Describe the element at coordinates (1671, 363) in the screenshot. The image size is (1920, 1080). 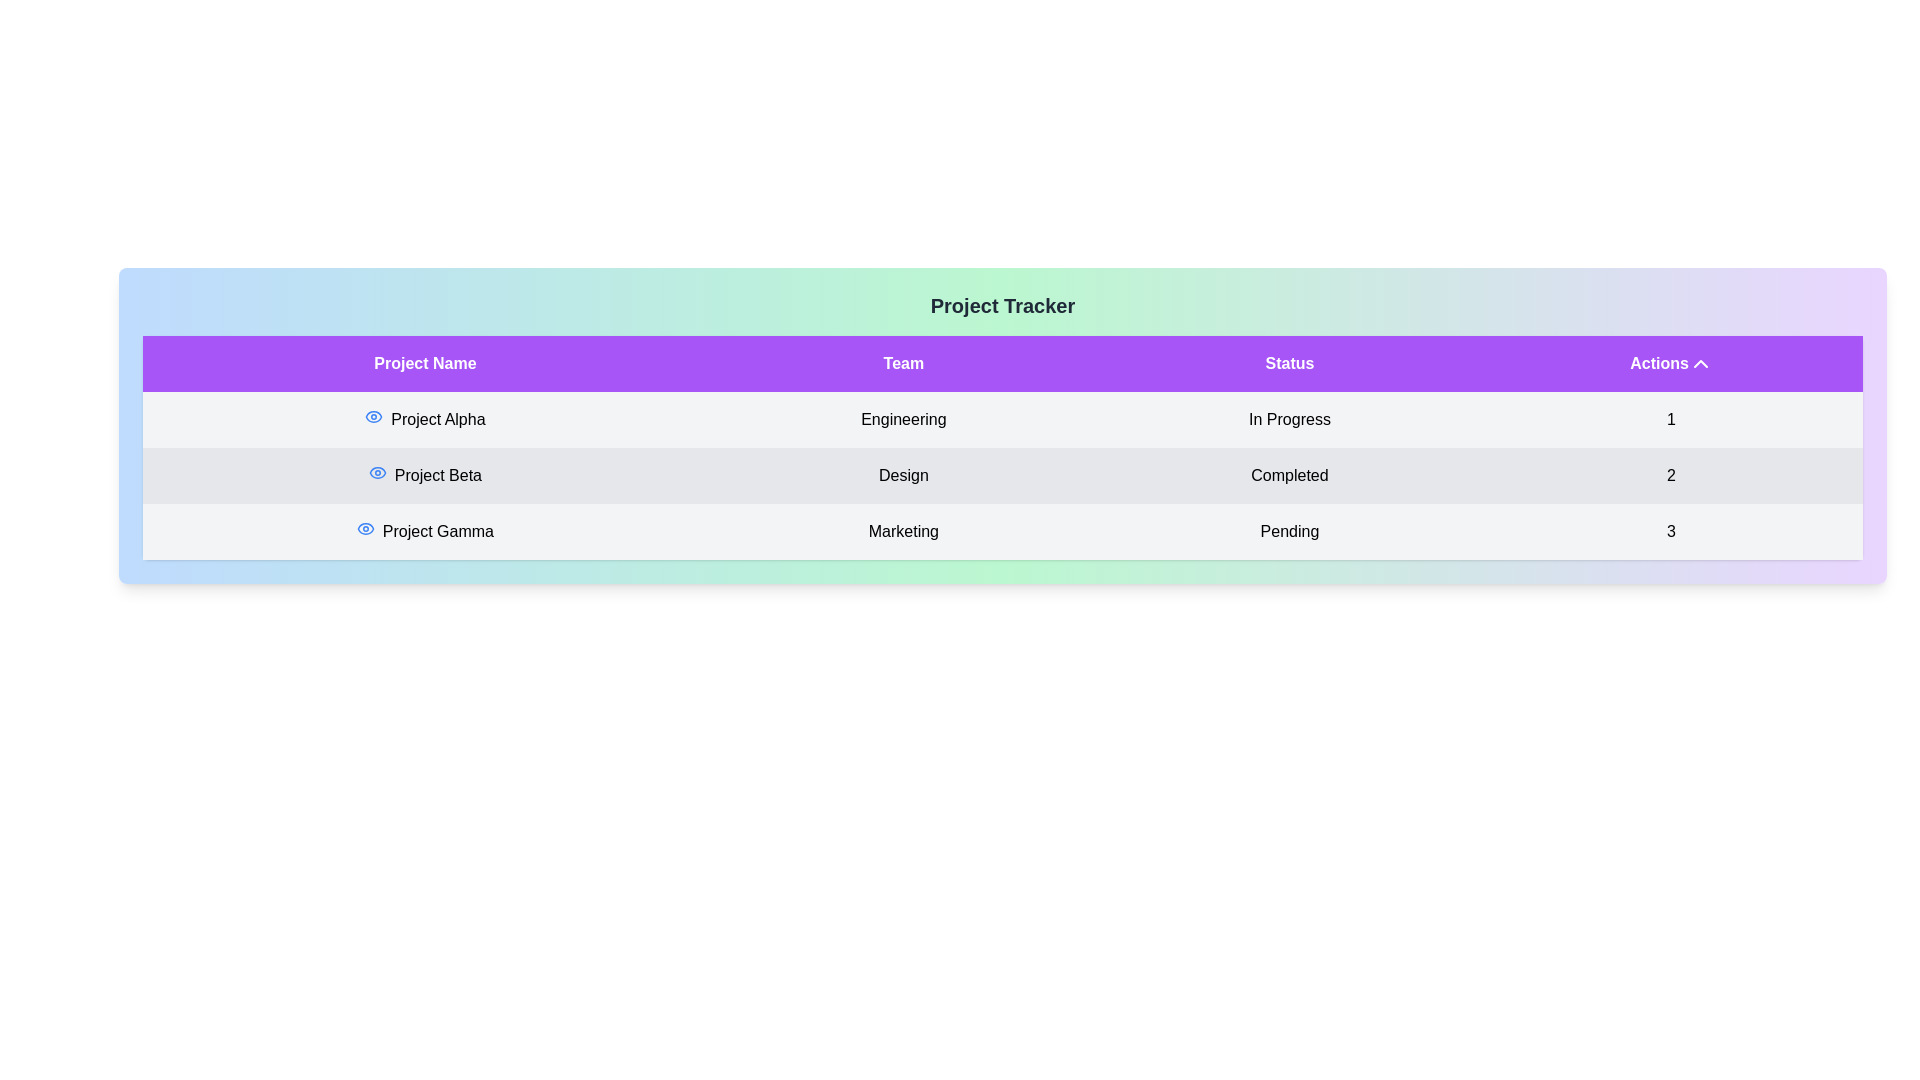
I see `the 'Actions' header to sort the table data` at that location.